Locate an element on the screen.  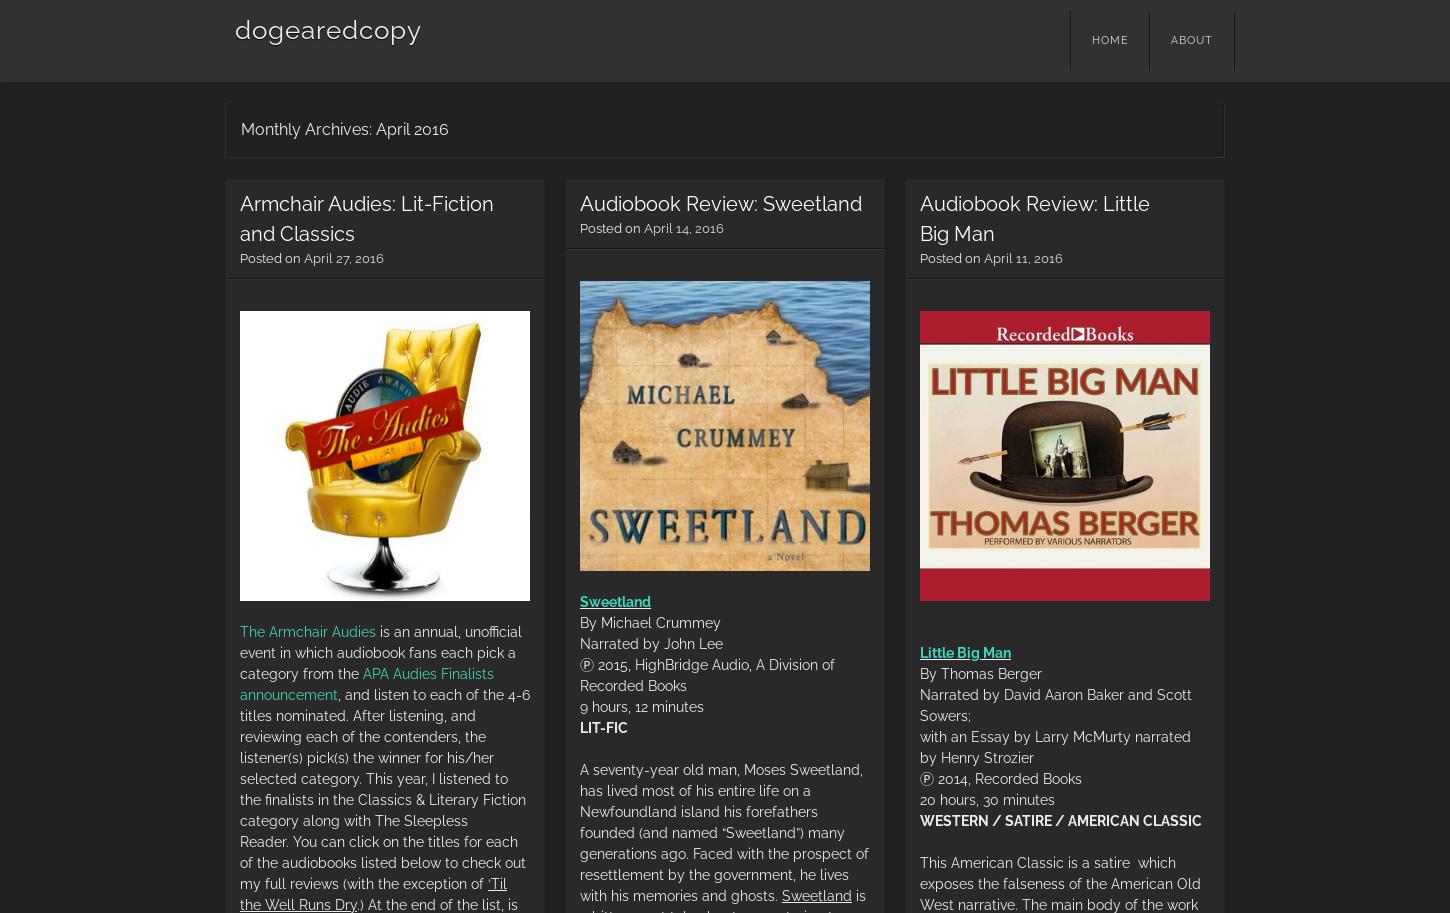
'is an annual, unofficial event in which audiobook fans each pick a category from the' is located at coordinates (238, 650).